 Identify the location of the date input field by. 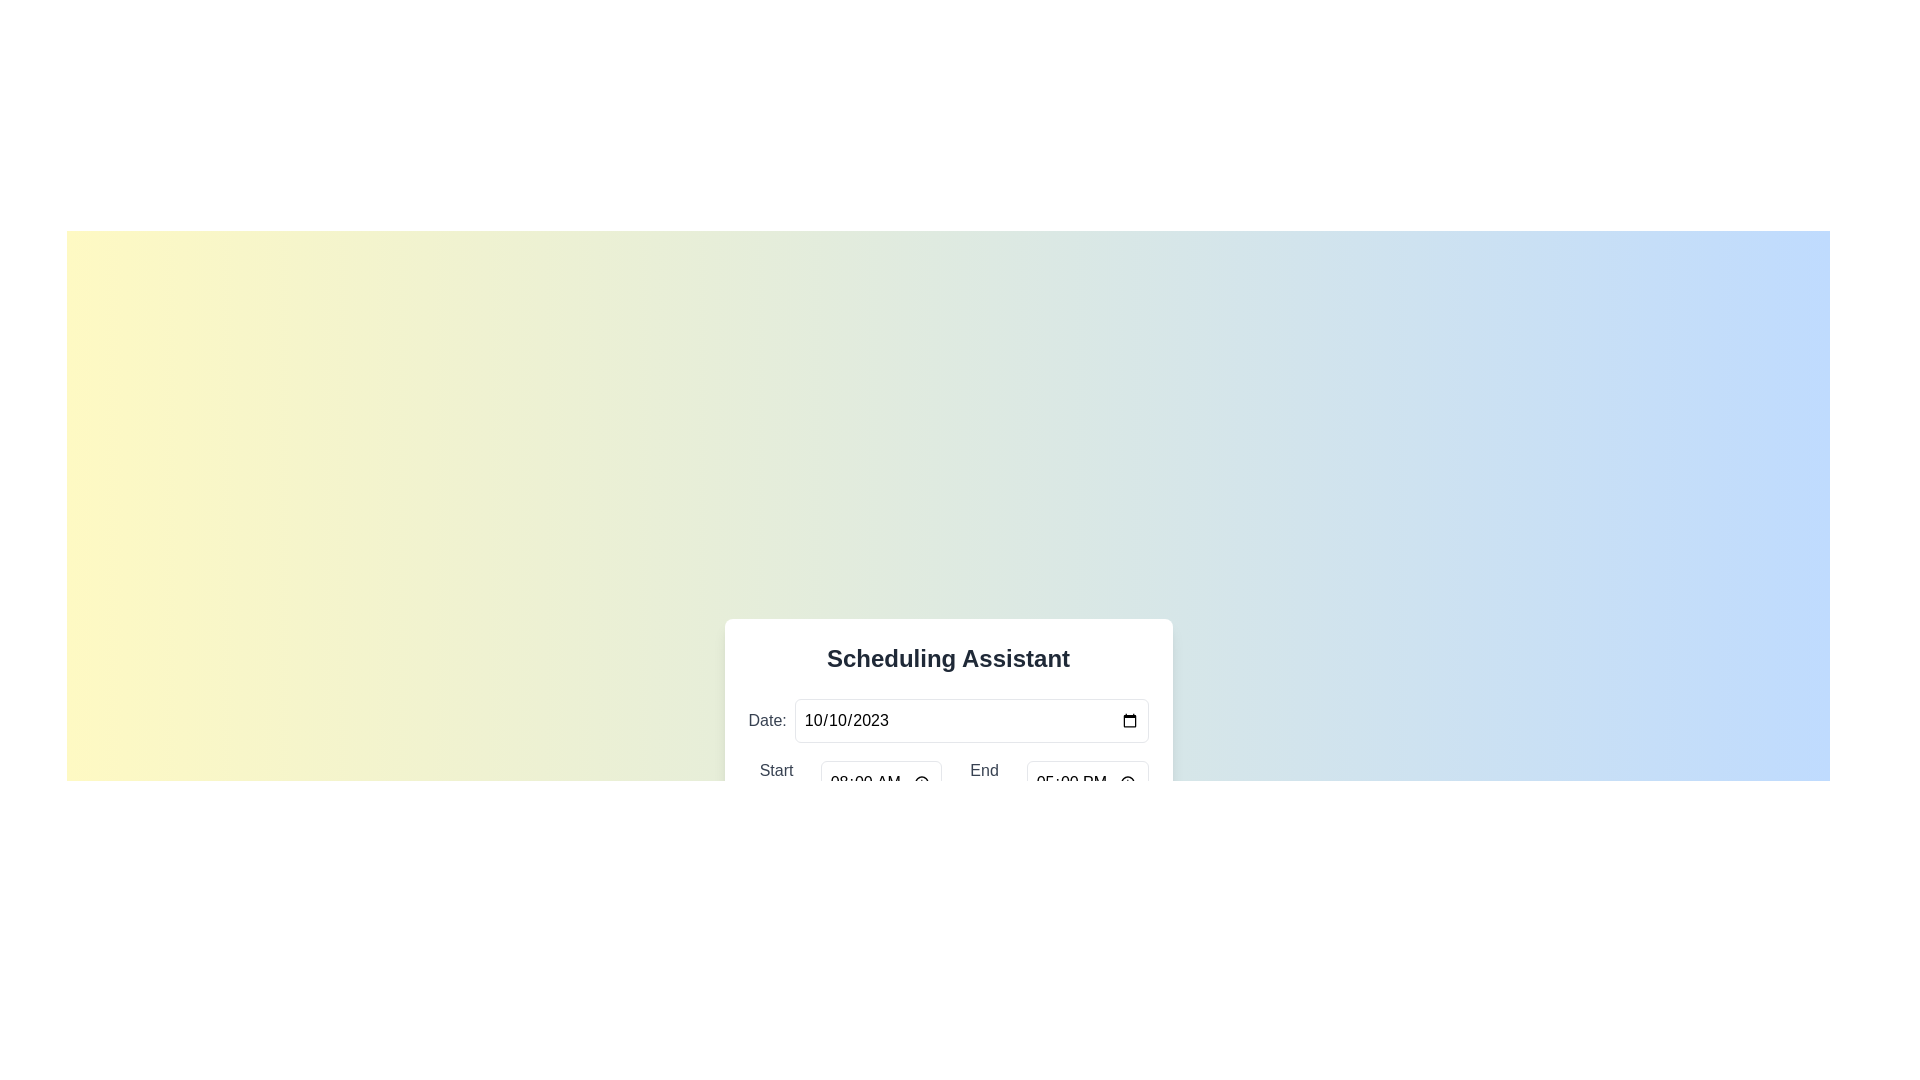
(971, 721).